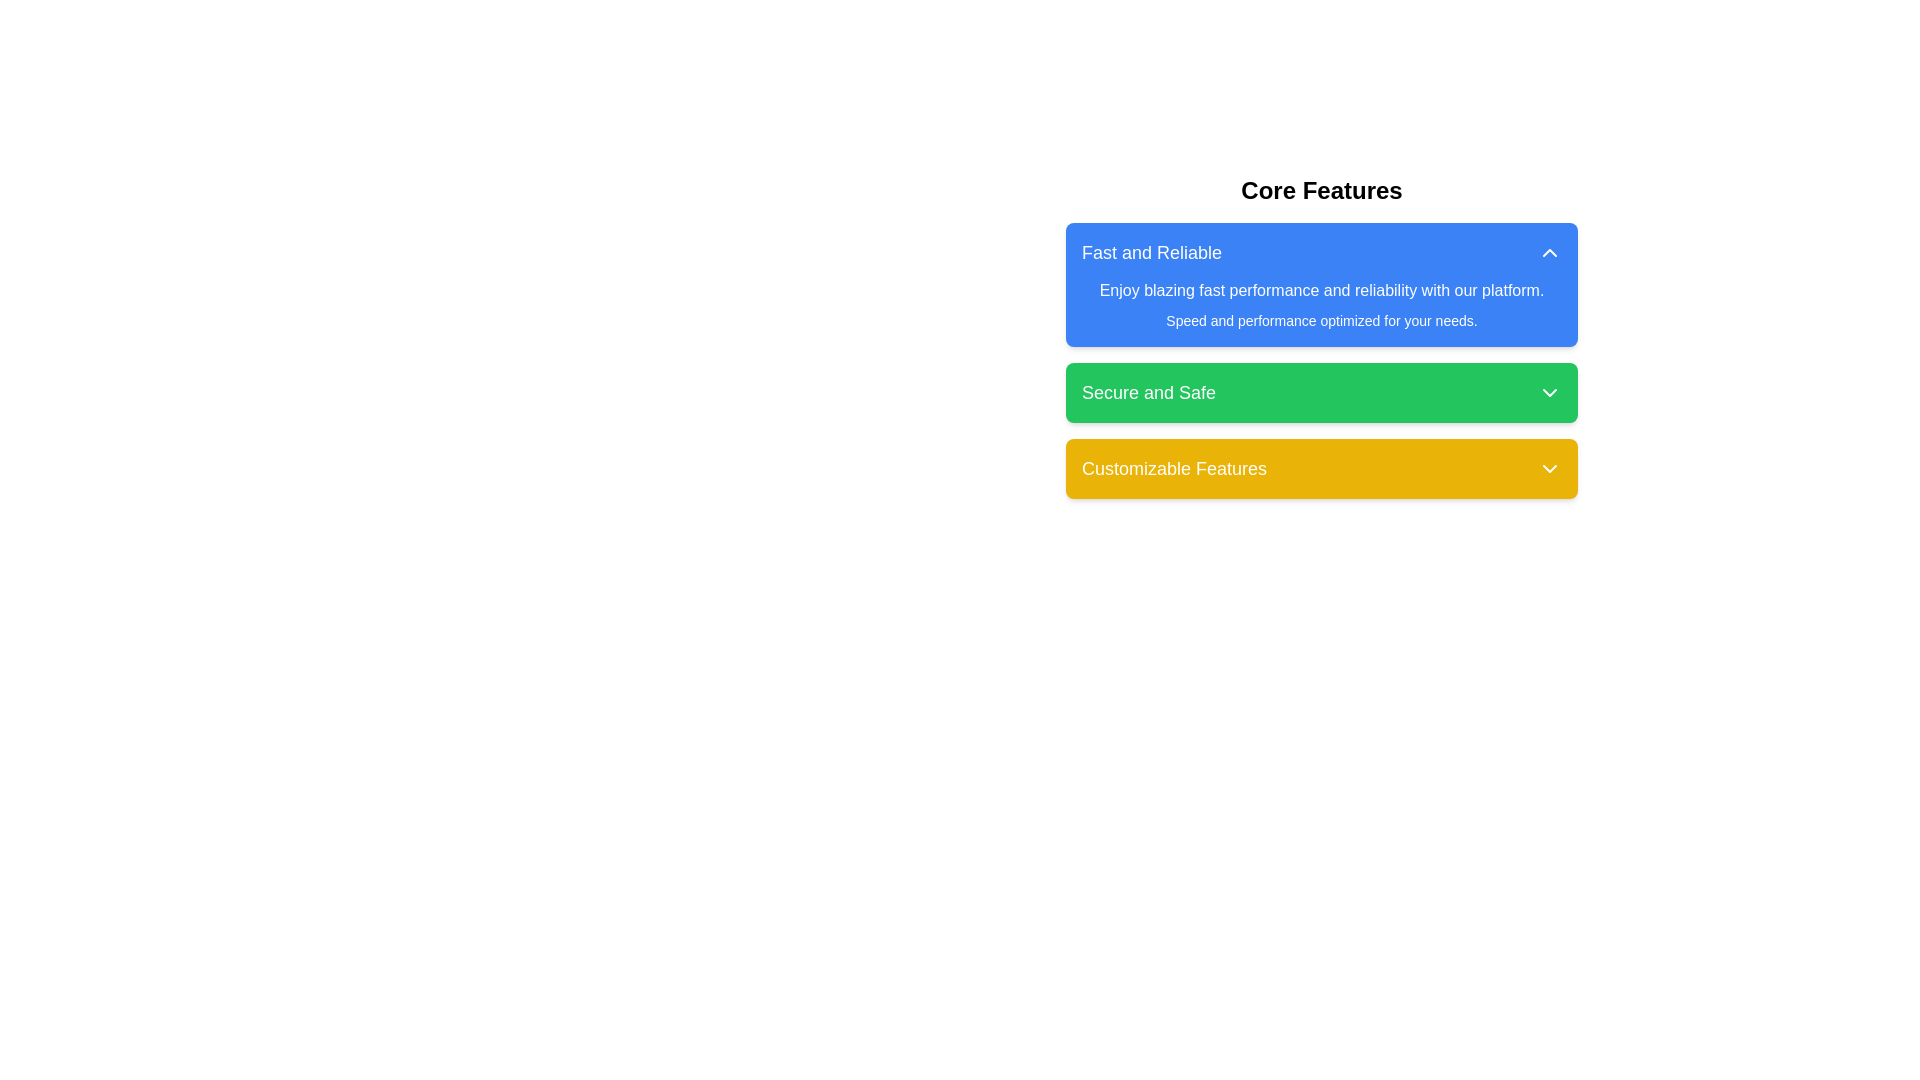  I want to click on the text element that describes the benefits of speed and performance, located below the 'Enjoy blazing fast performance and reliability with our platform.' text in the 'Fast and Reliable' section, so click(1321, 319).